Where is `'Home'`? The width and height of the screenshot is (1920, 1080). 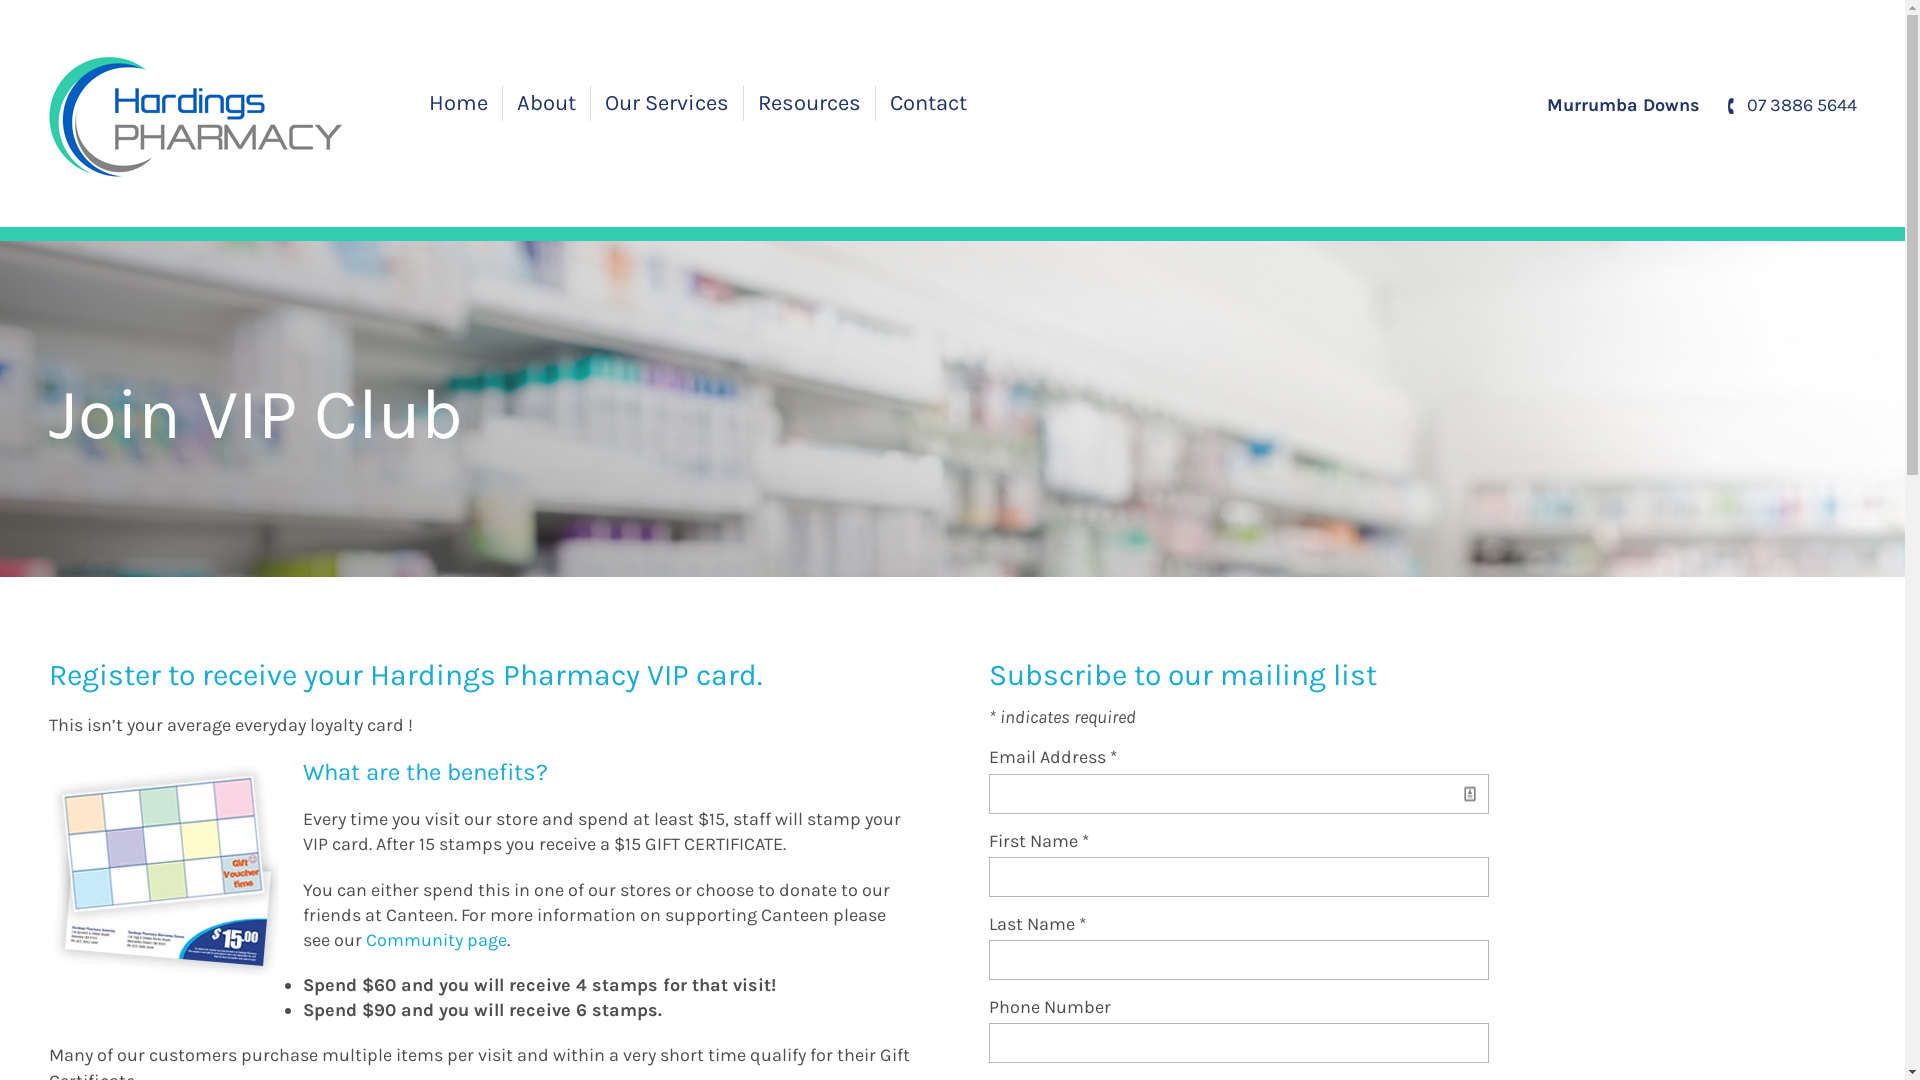
'Home' is located at coordinates (457, 103).